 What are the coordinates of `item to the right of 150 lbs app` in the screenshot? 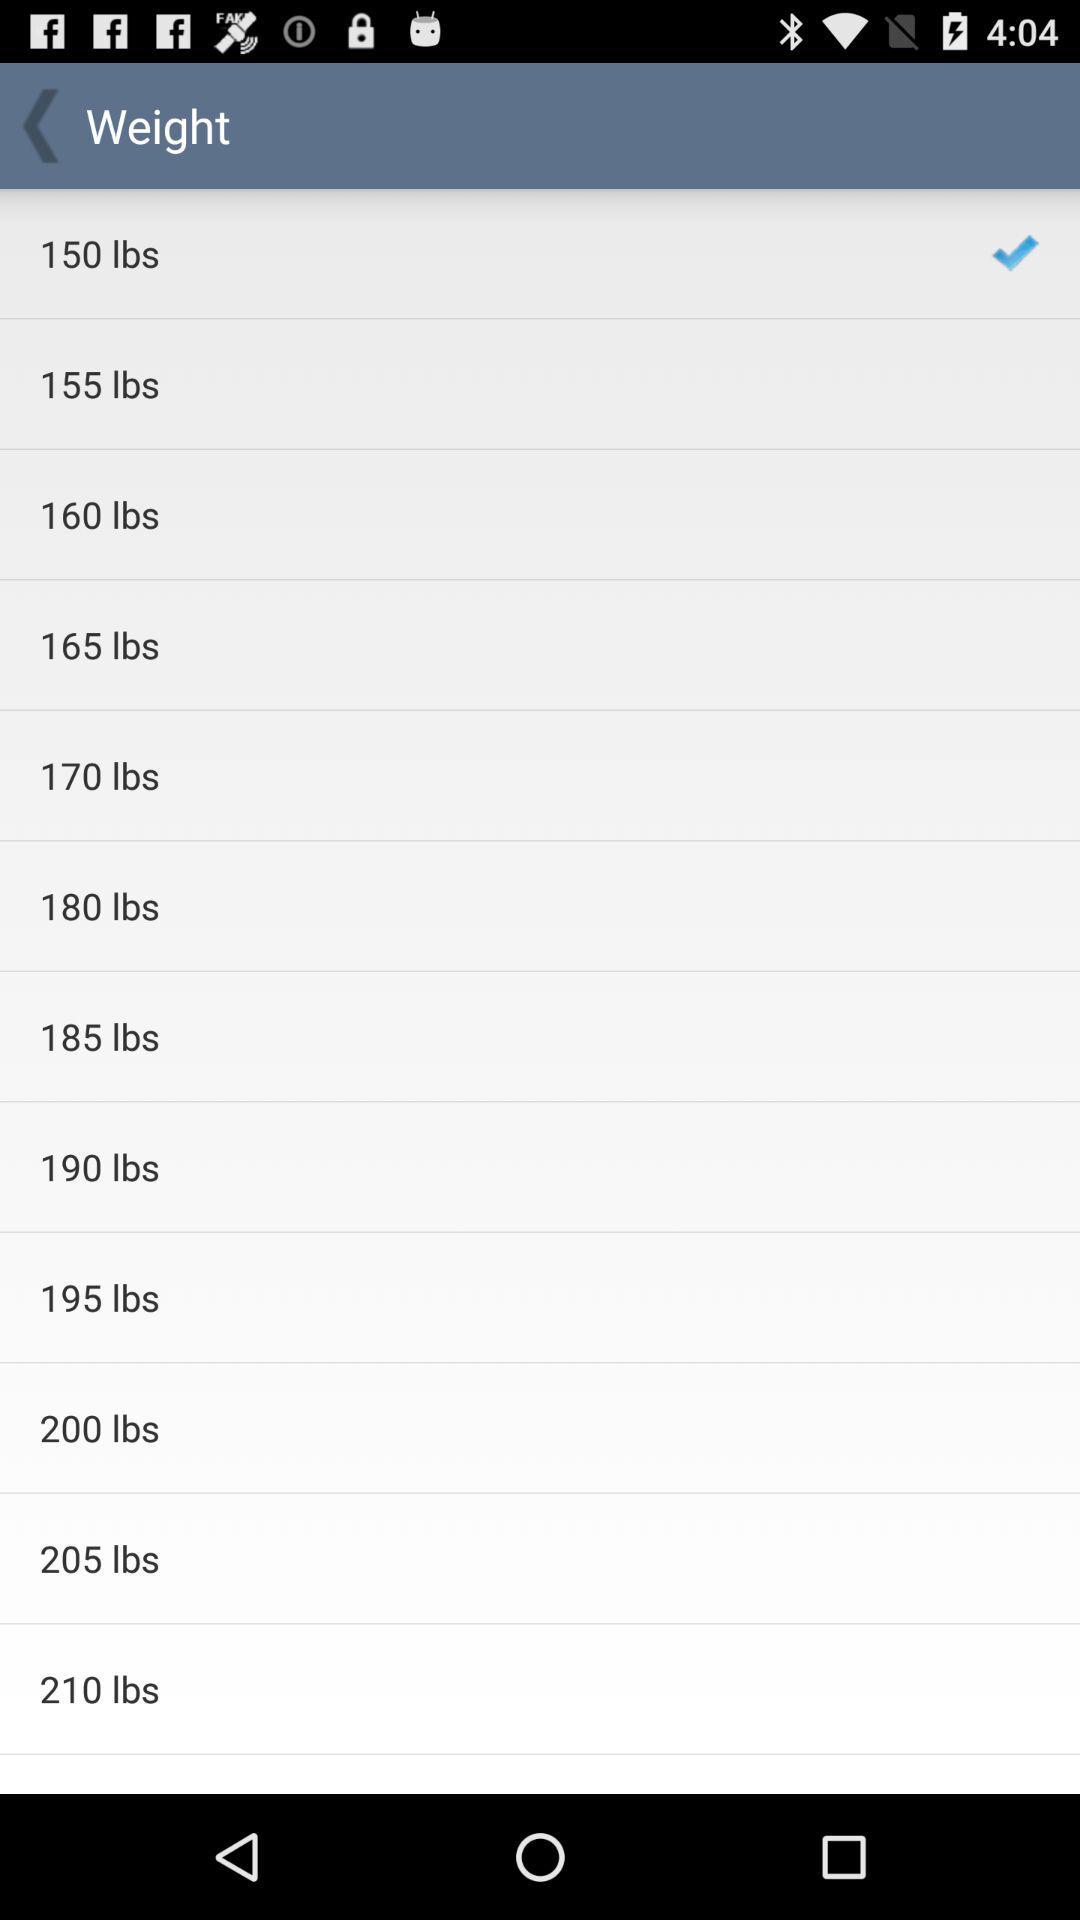 It's located at (1015, 252).